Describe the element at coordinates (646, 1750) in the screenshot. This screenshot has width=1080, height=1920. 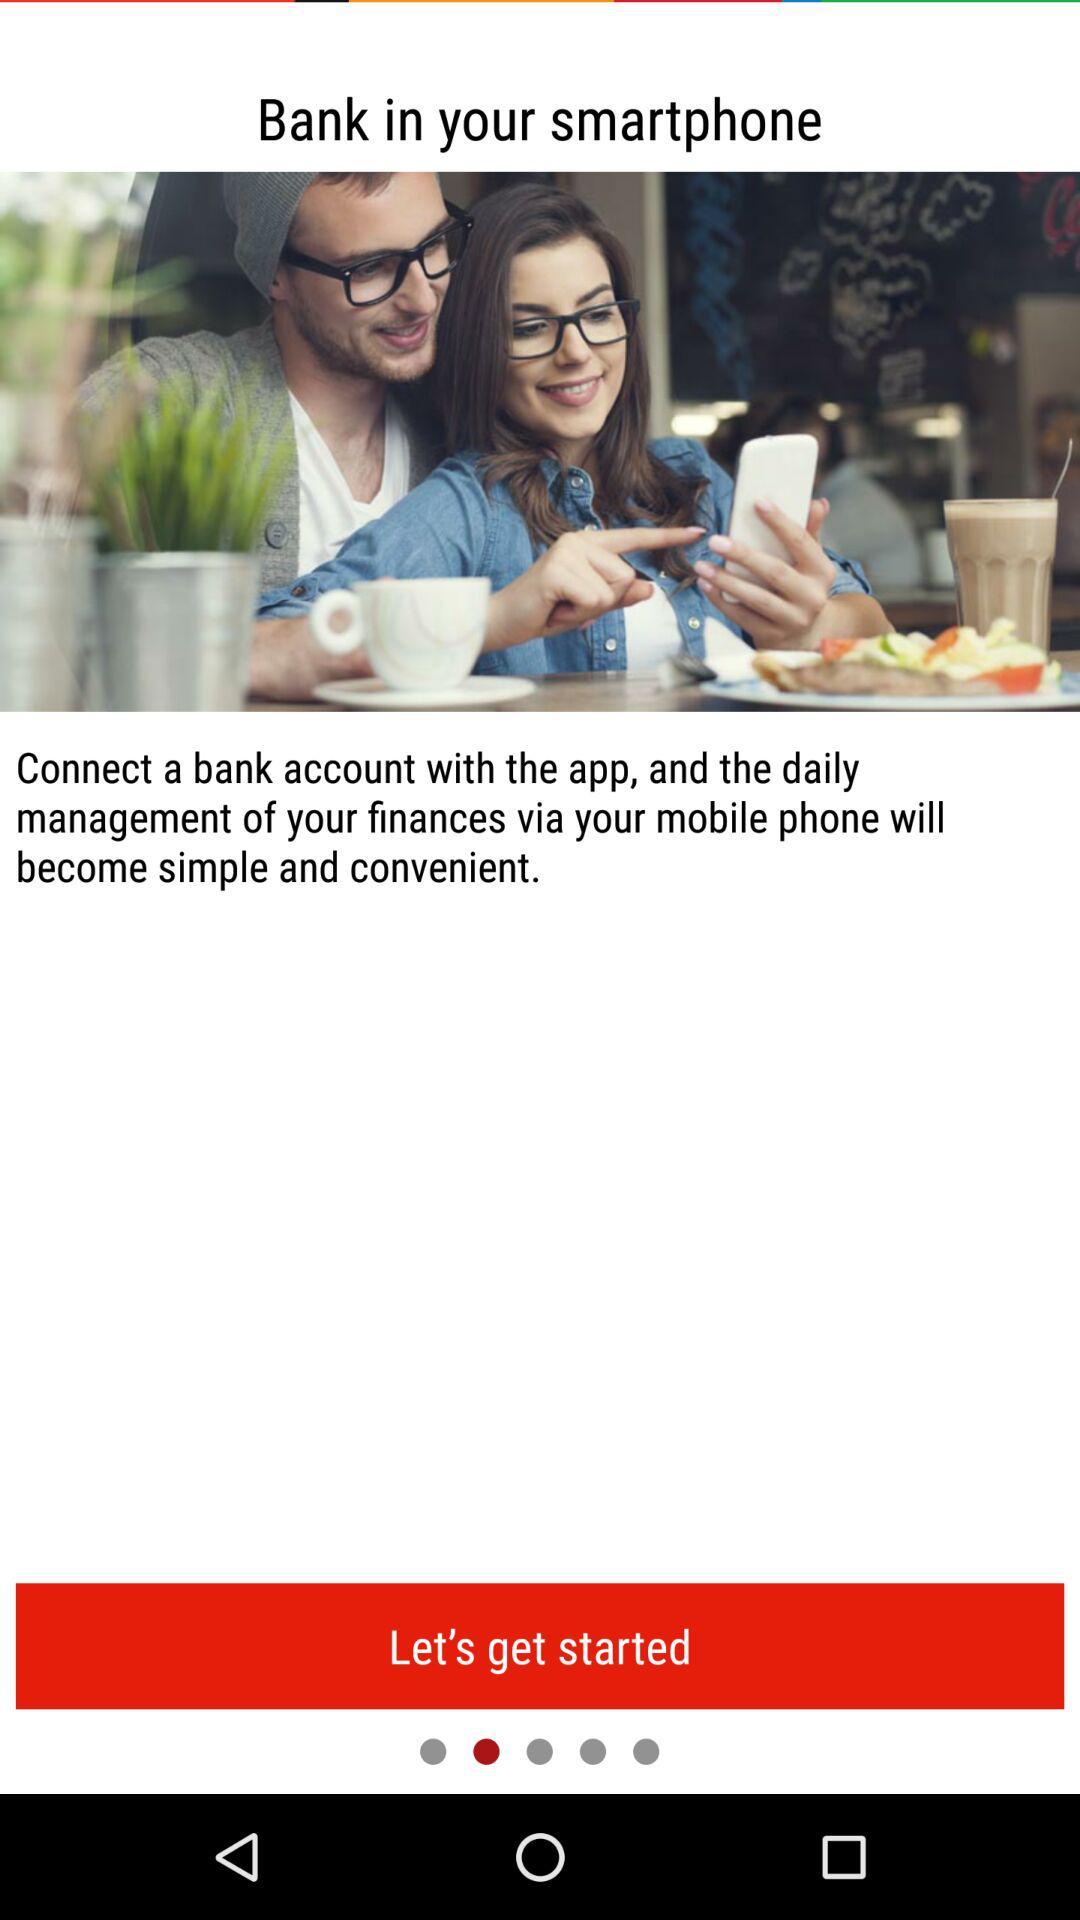
I see `change tab` at that location.